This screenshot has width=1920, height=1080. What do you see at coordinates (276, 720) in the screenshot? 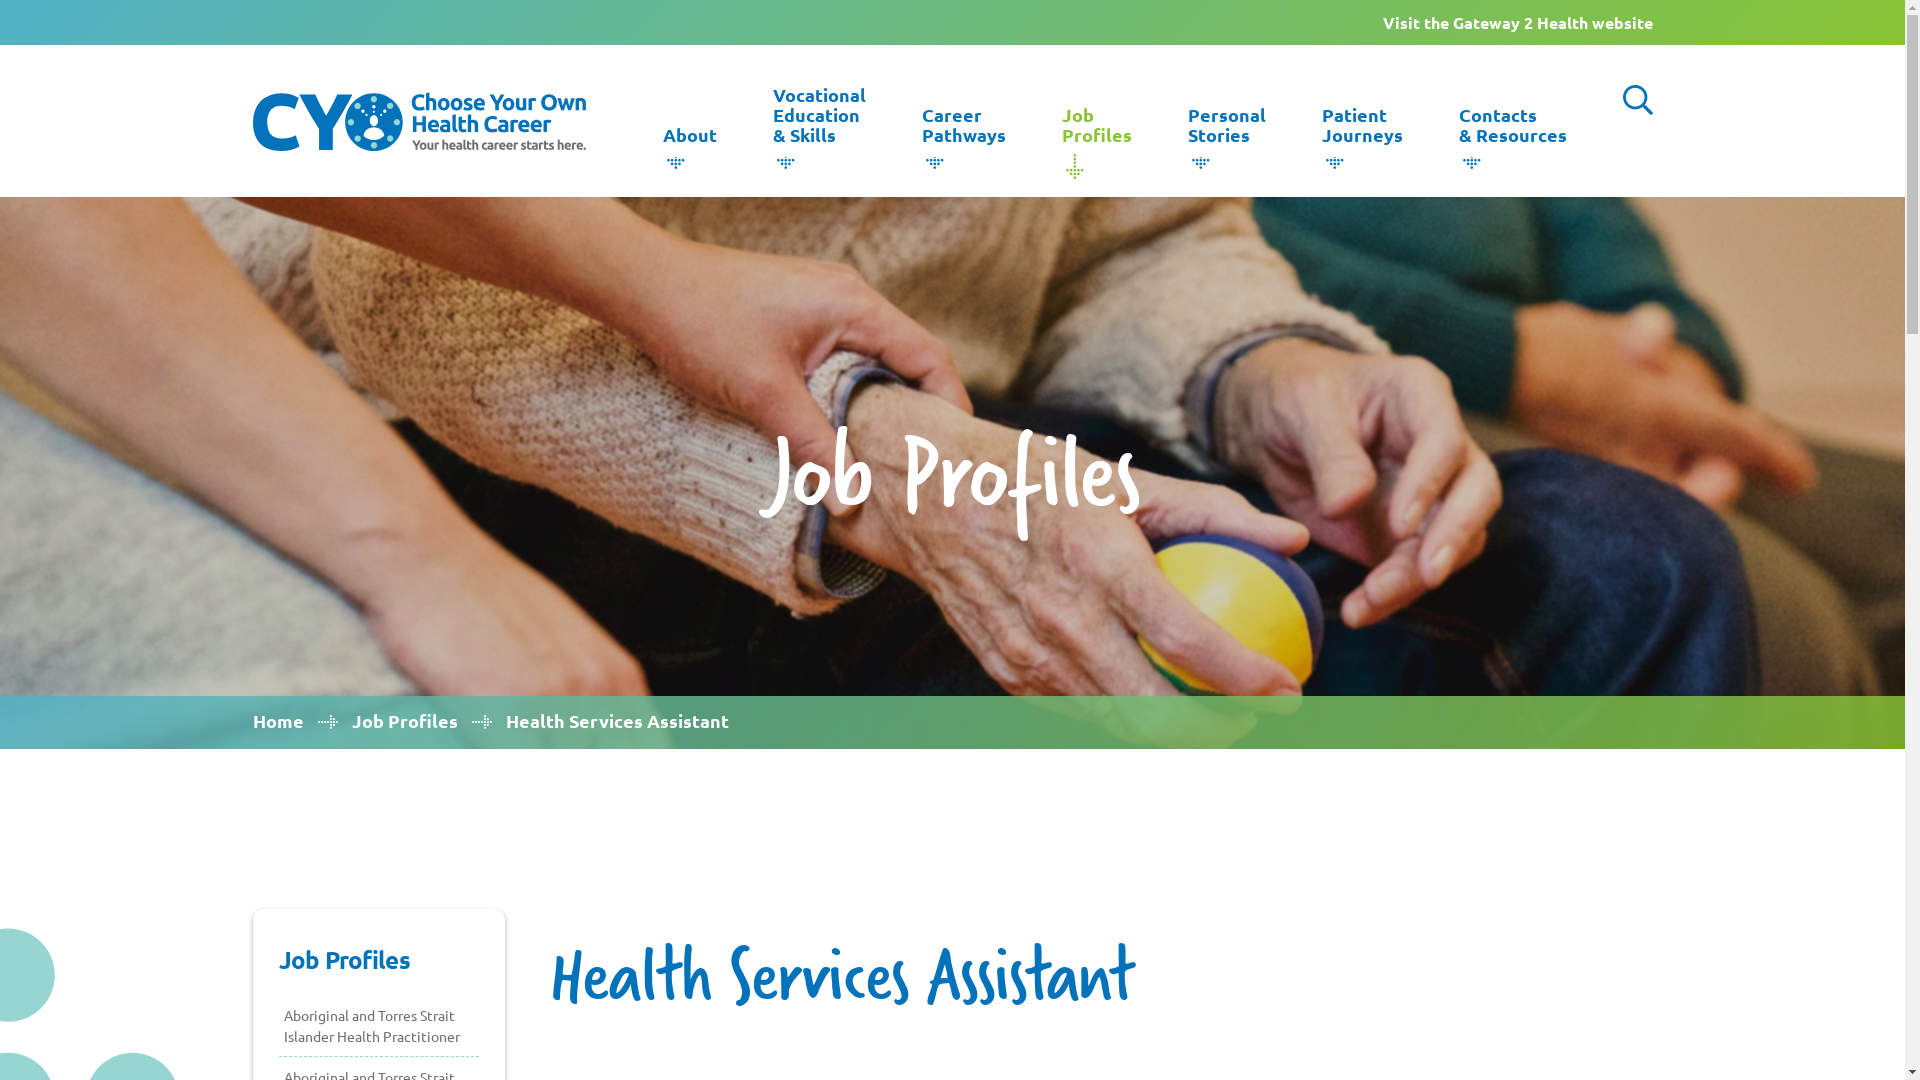
I see `'Home'` at bounding box center [276, 720].